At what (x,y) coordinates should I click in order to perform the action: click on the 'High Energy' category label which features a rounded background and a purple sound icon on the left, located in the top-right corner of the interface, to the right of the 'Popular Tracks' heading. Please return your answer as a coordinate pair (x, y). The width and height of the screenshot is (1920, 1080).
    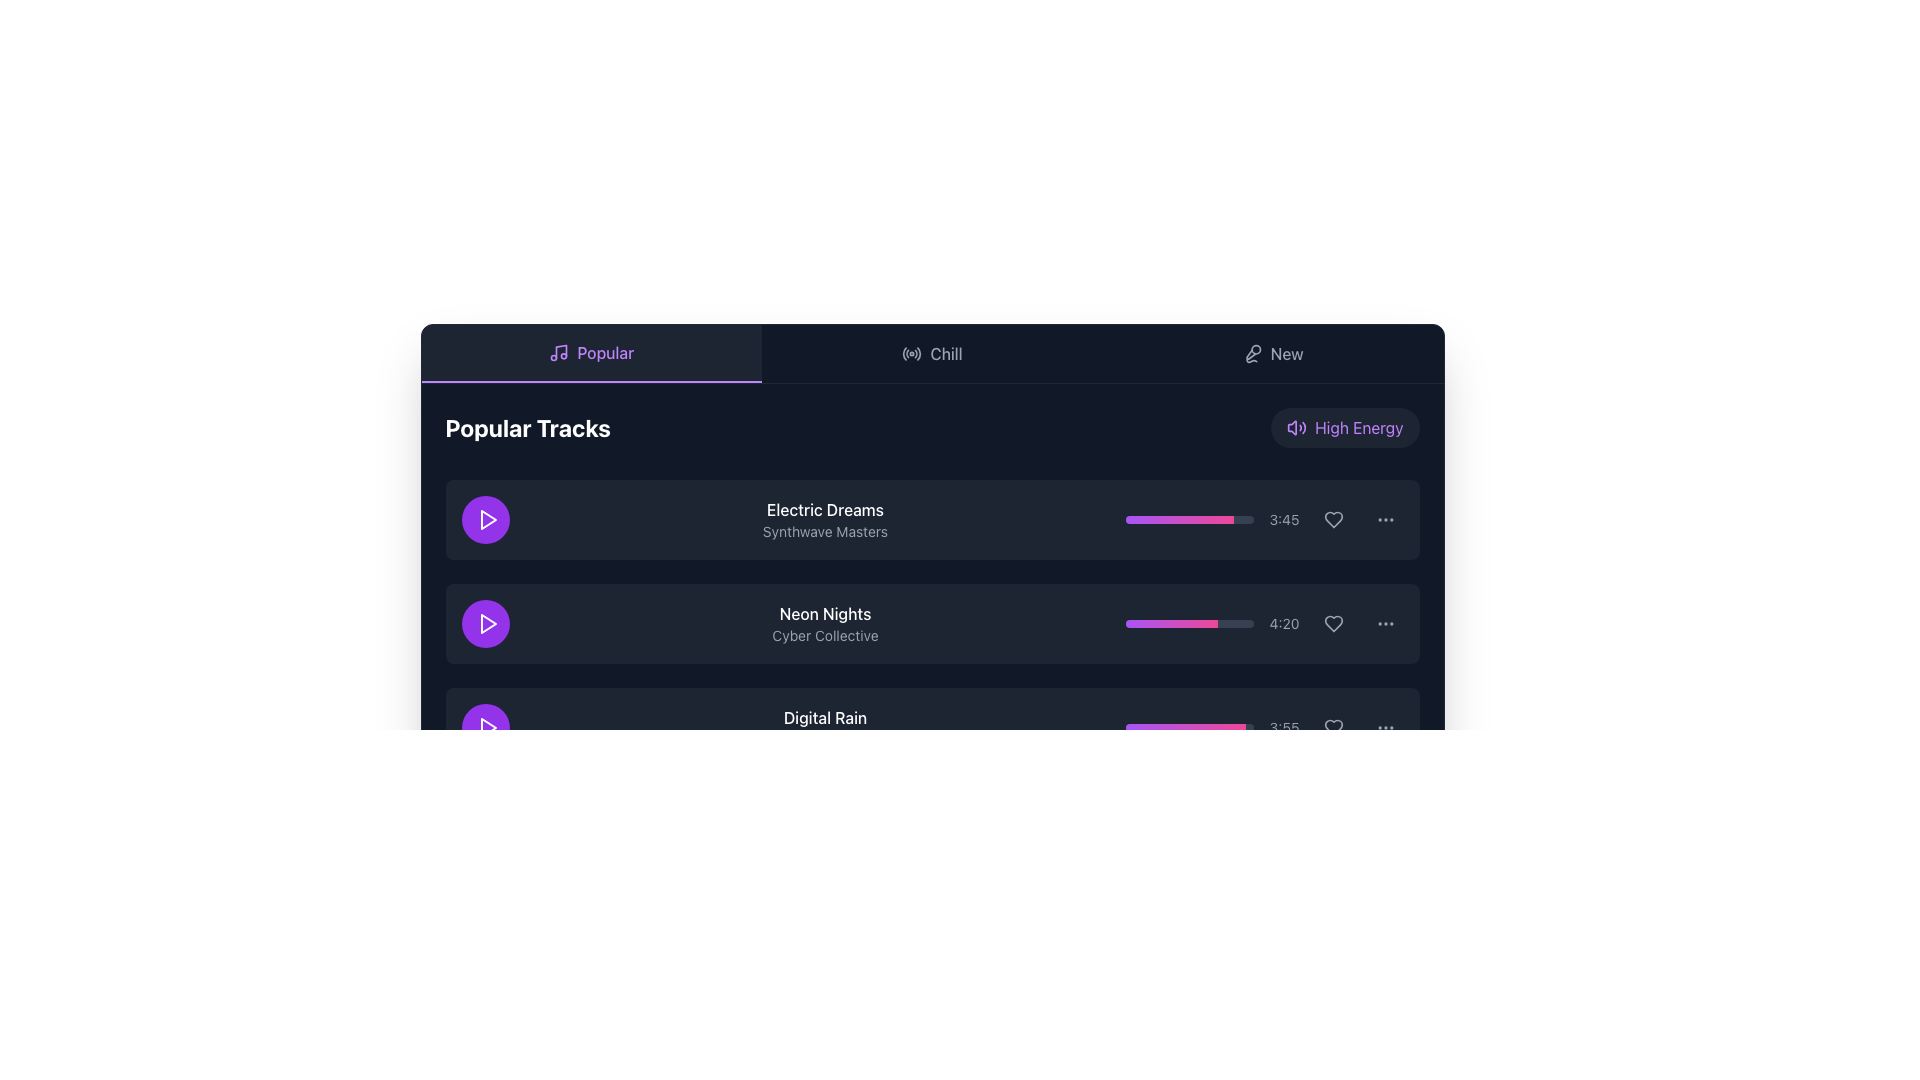
    Looking at the image, I should click on (1345, 427).